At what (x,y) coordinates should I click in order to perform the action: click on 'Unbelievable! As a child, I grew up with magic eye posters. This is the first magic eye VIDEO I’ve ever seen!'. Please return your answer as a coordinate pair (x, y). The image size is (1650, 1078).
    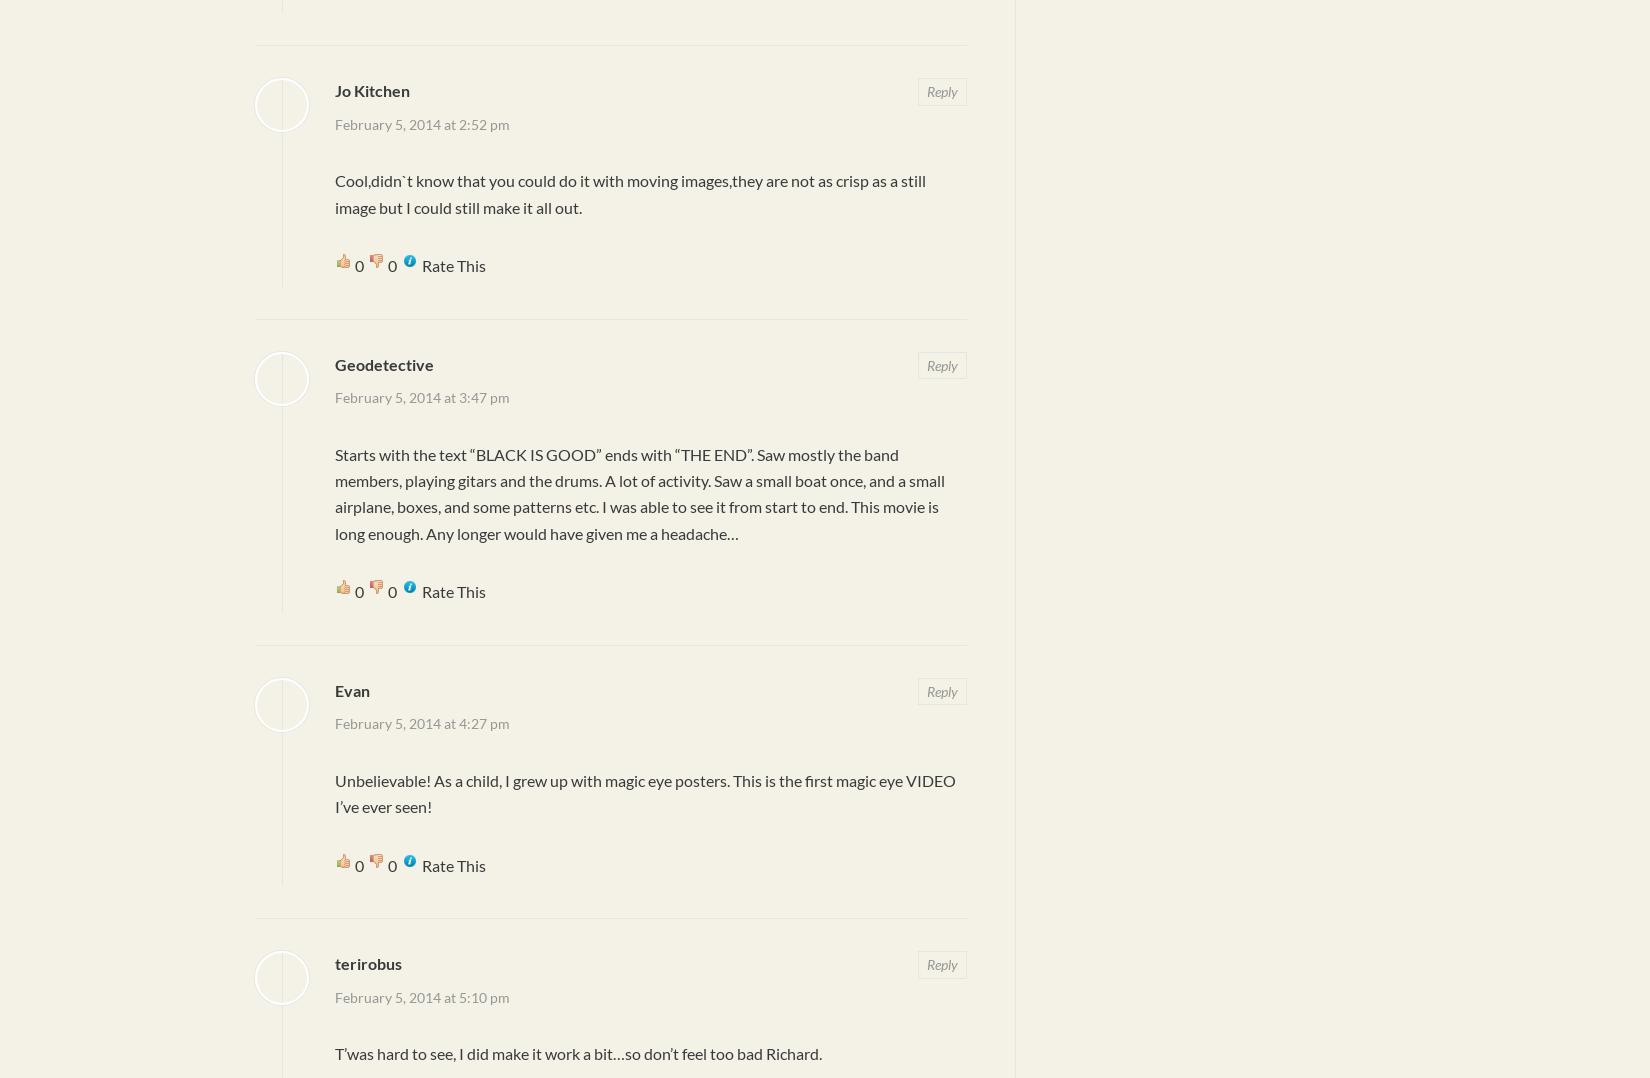
    Looking at the image, I should click on (644, 791).